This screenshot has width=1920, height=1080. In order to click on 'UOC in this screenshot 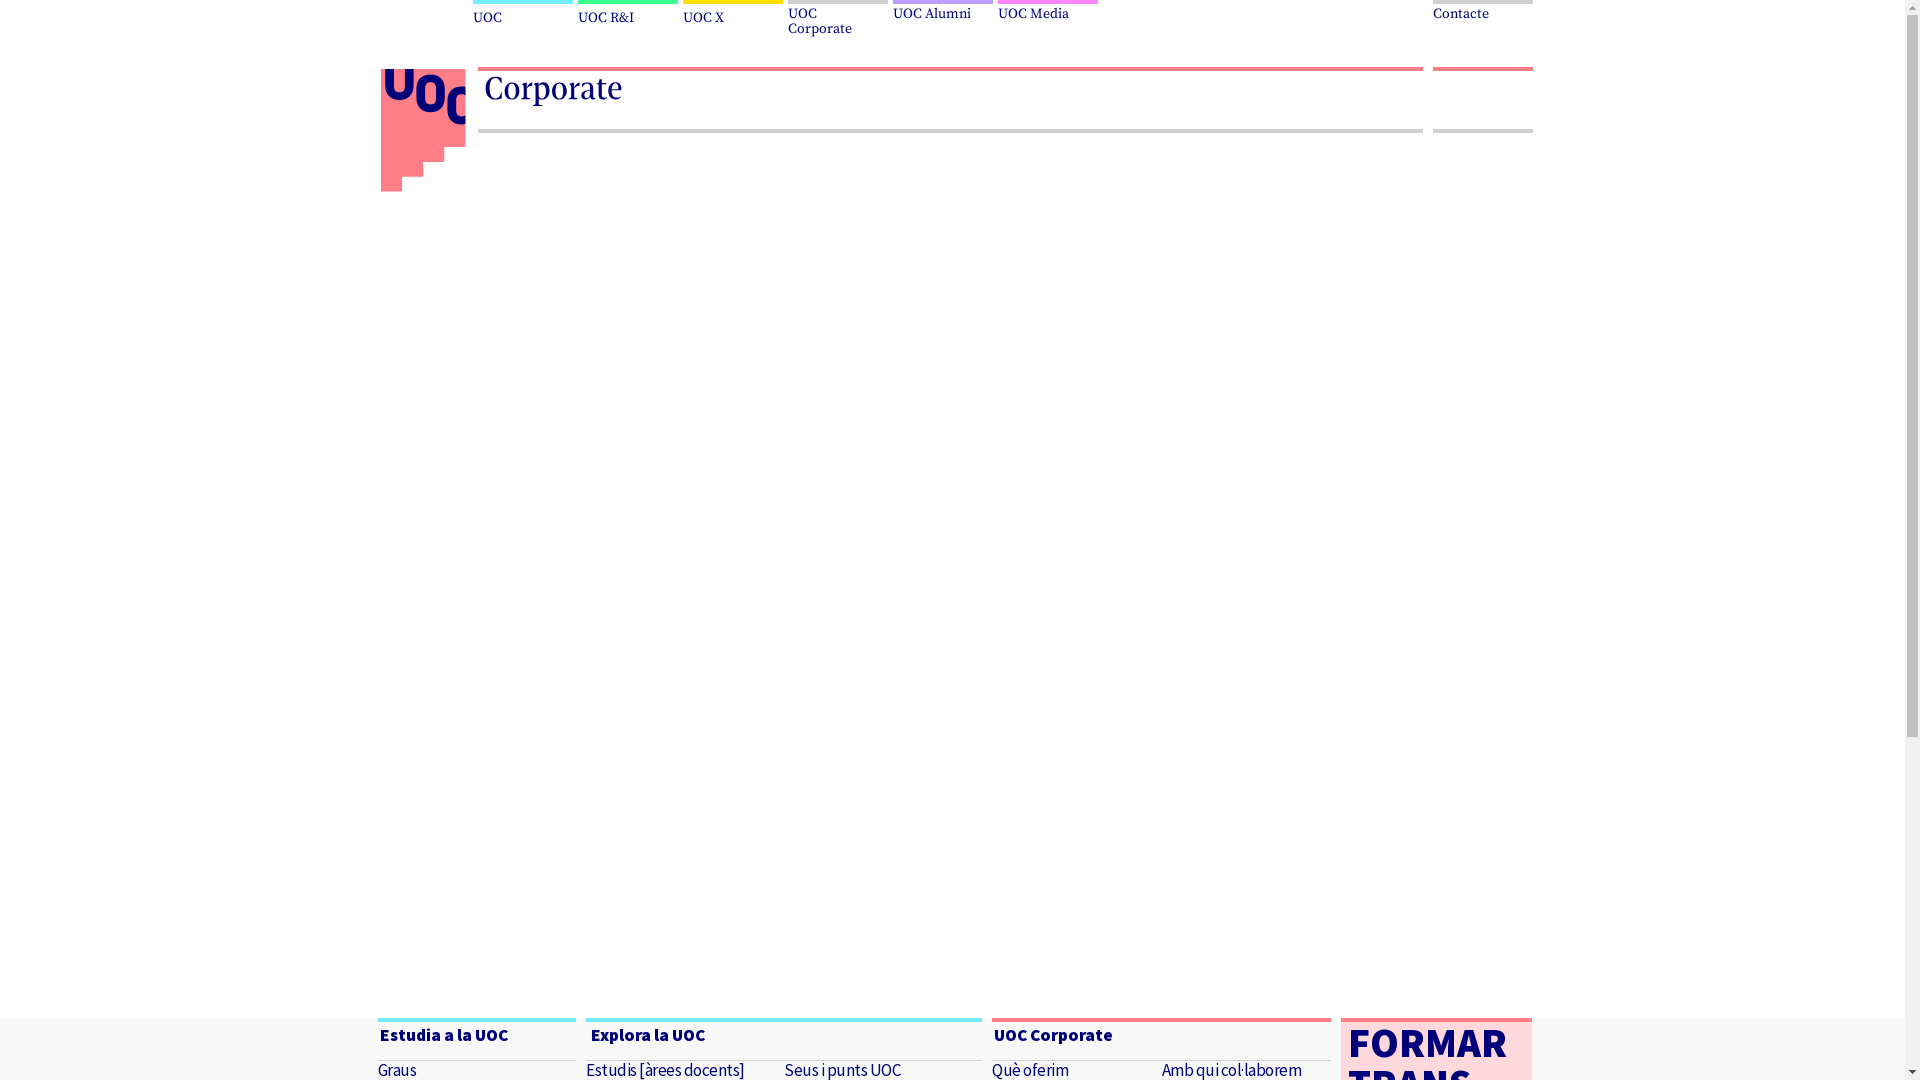, I will do `click(840, 19)`.